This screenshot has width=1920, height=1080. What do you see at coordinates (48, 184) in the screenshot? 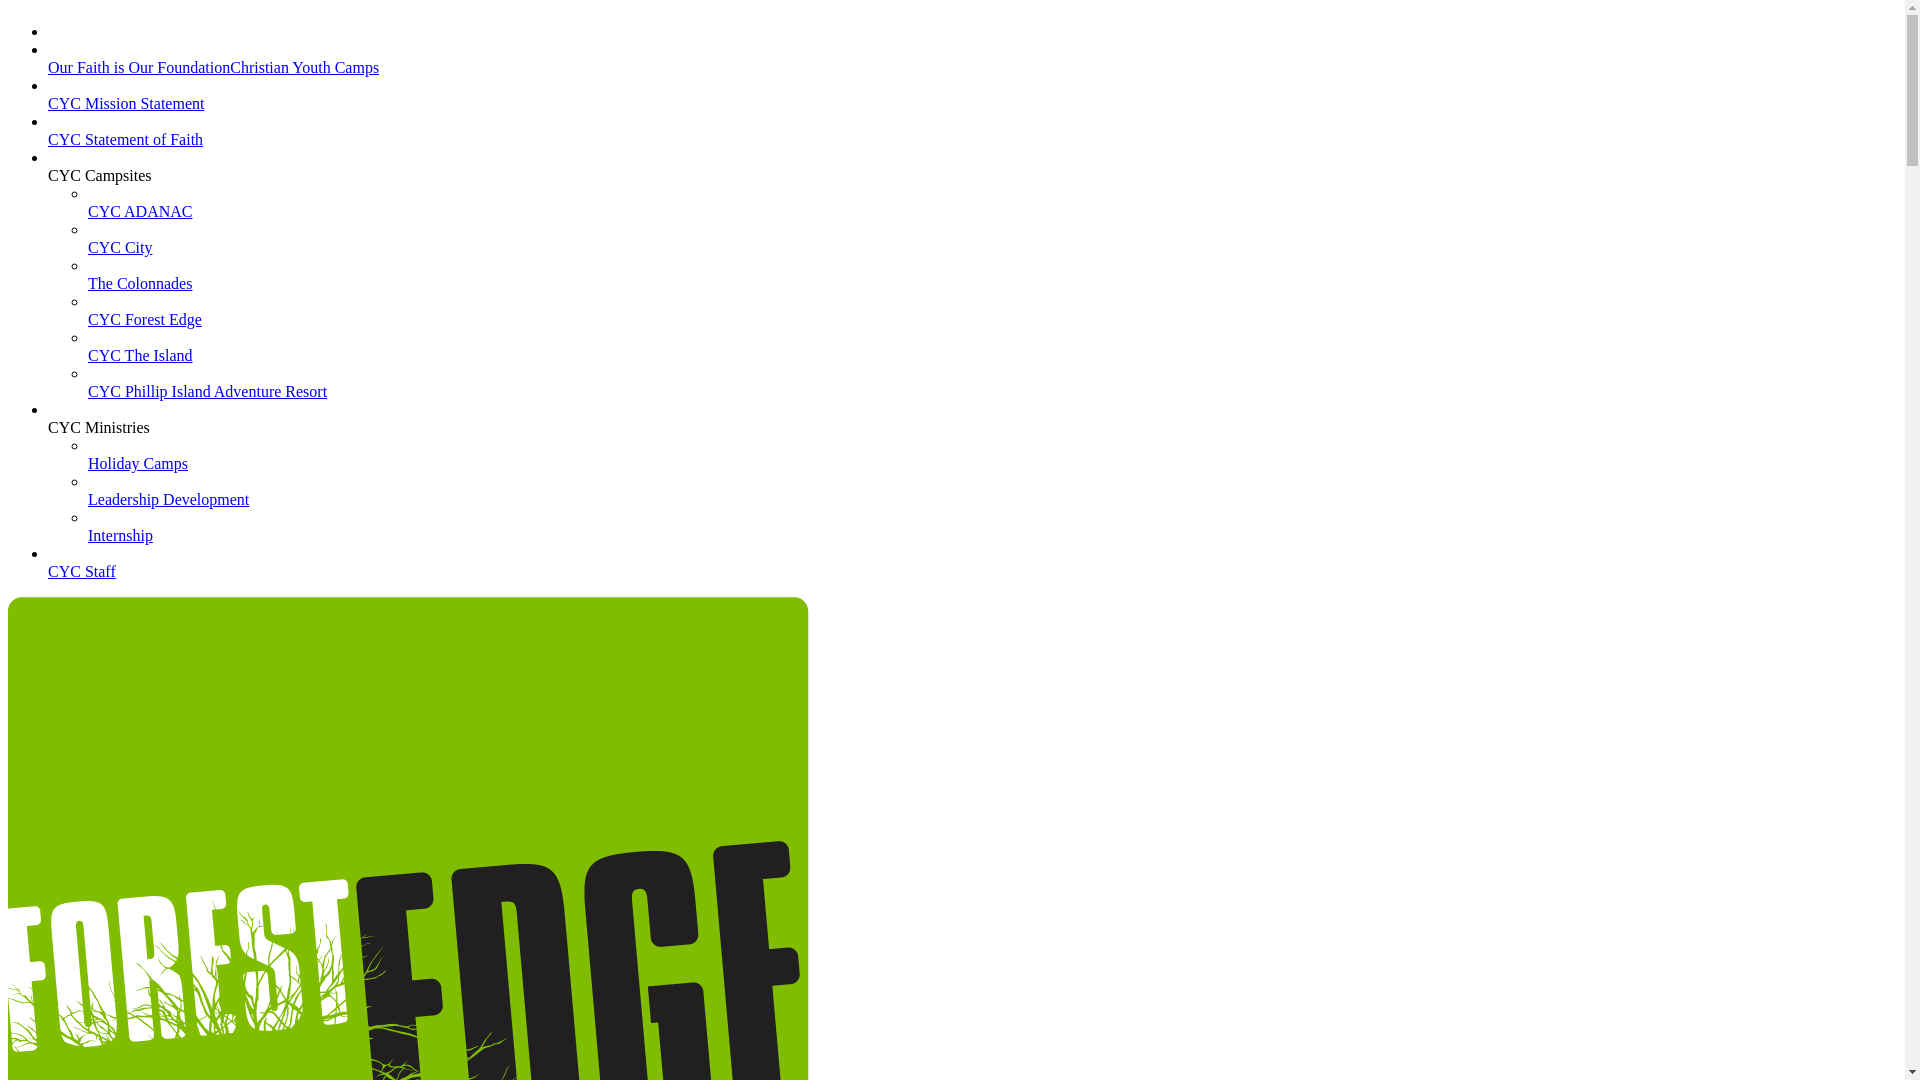
I see `'CYC Campsites'` at bounding box center [48, 184].